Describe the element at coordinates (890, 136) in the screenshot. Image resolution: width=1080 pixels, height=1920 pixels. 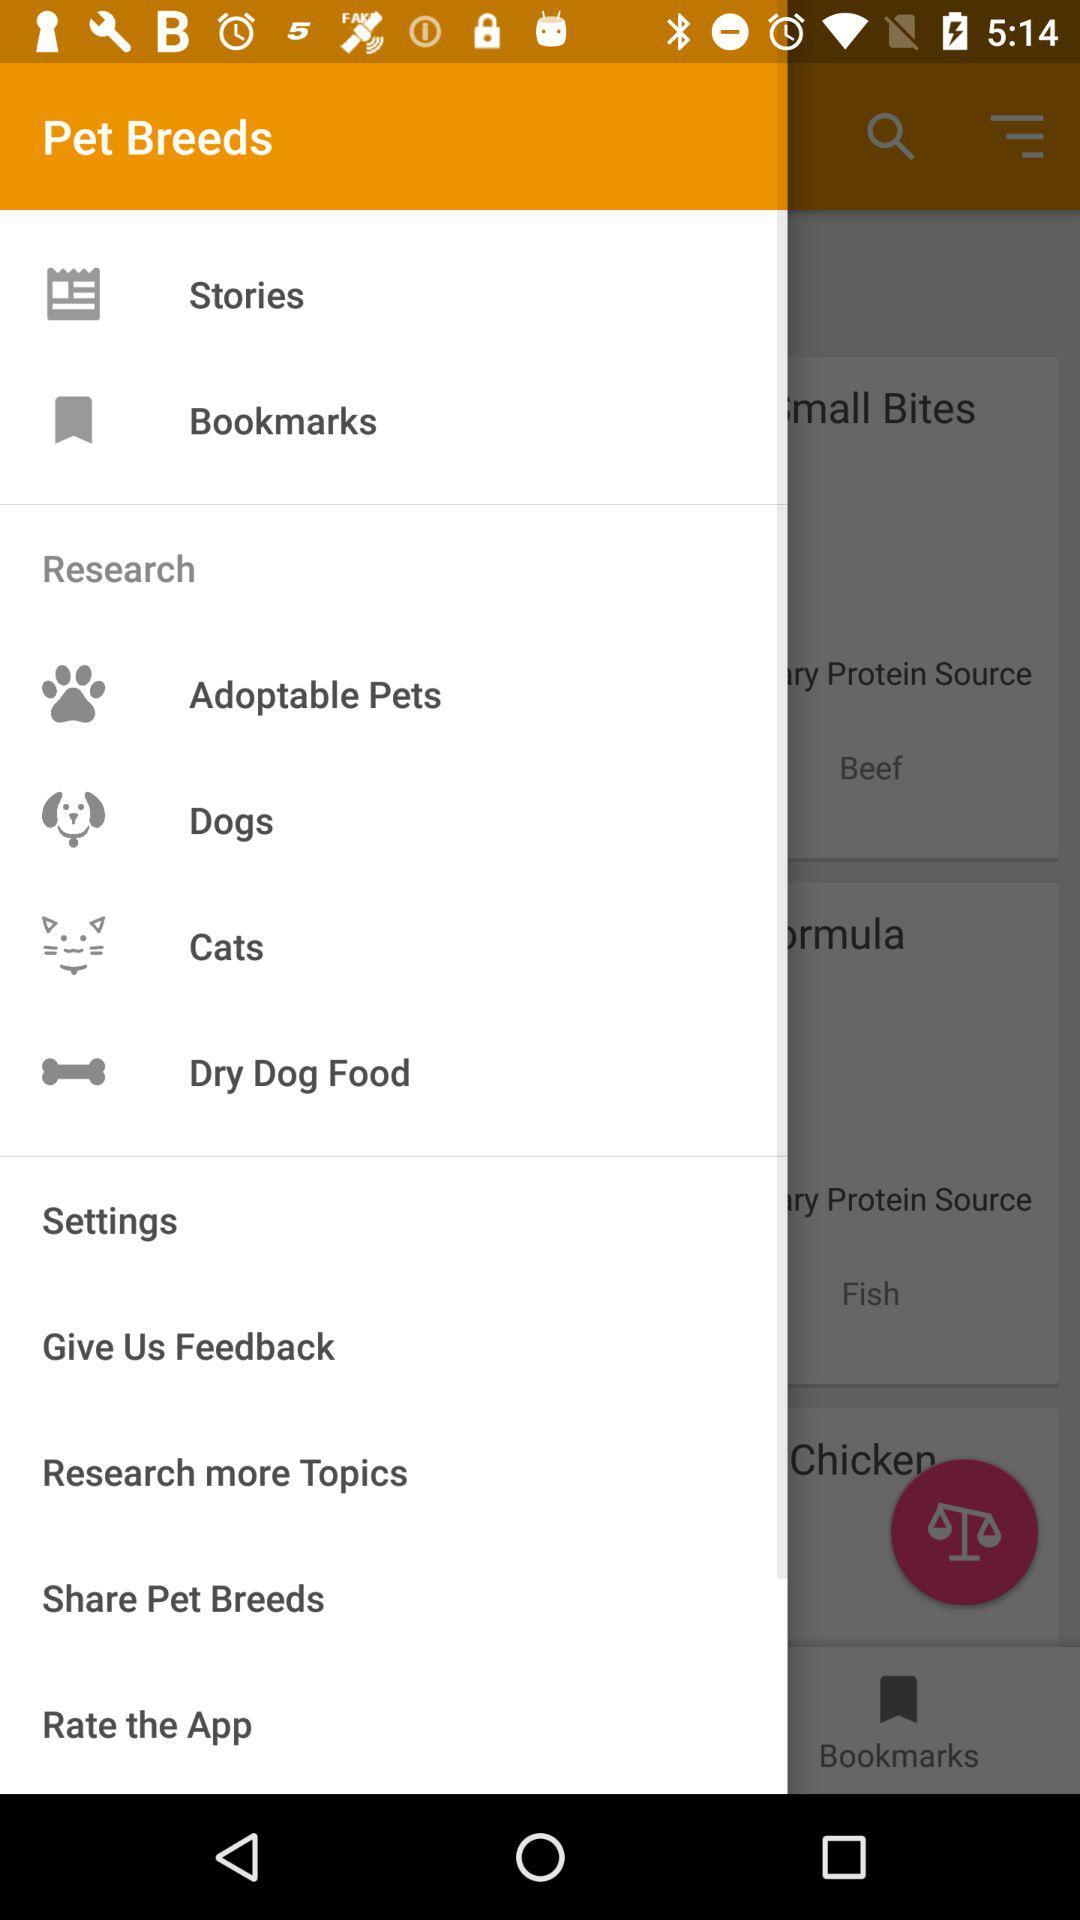
I see `search icon` at that location.